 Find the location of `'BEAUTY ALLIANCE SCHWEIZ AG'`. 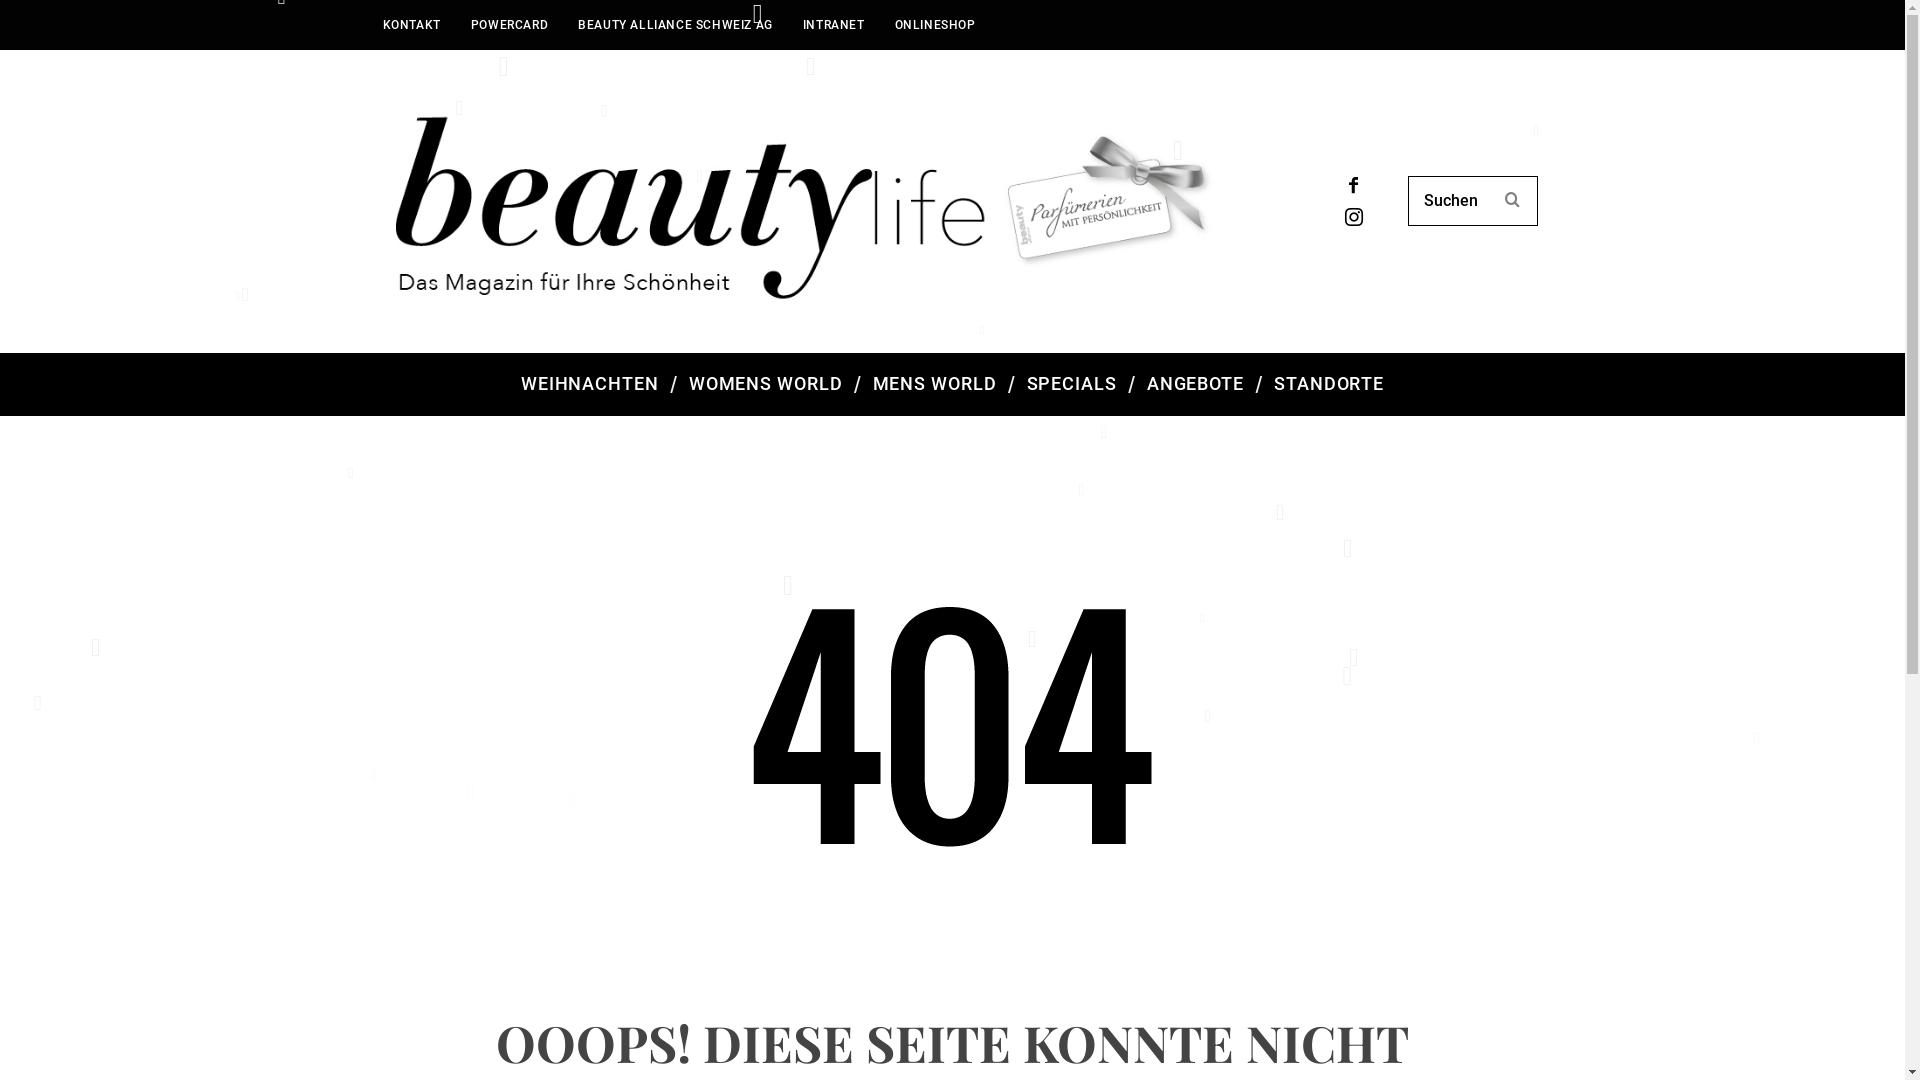

'BEAUTY ALLIANCE SCHWEIZ AG' is located at coordinates (561, 24).